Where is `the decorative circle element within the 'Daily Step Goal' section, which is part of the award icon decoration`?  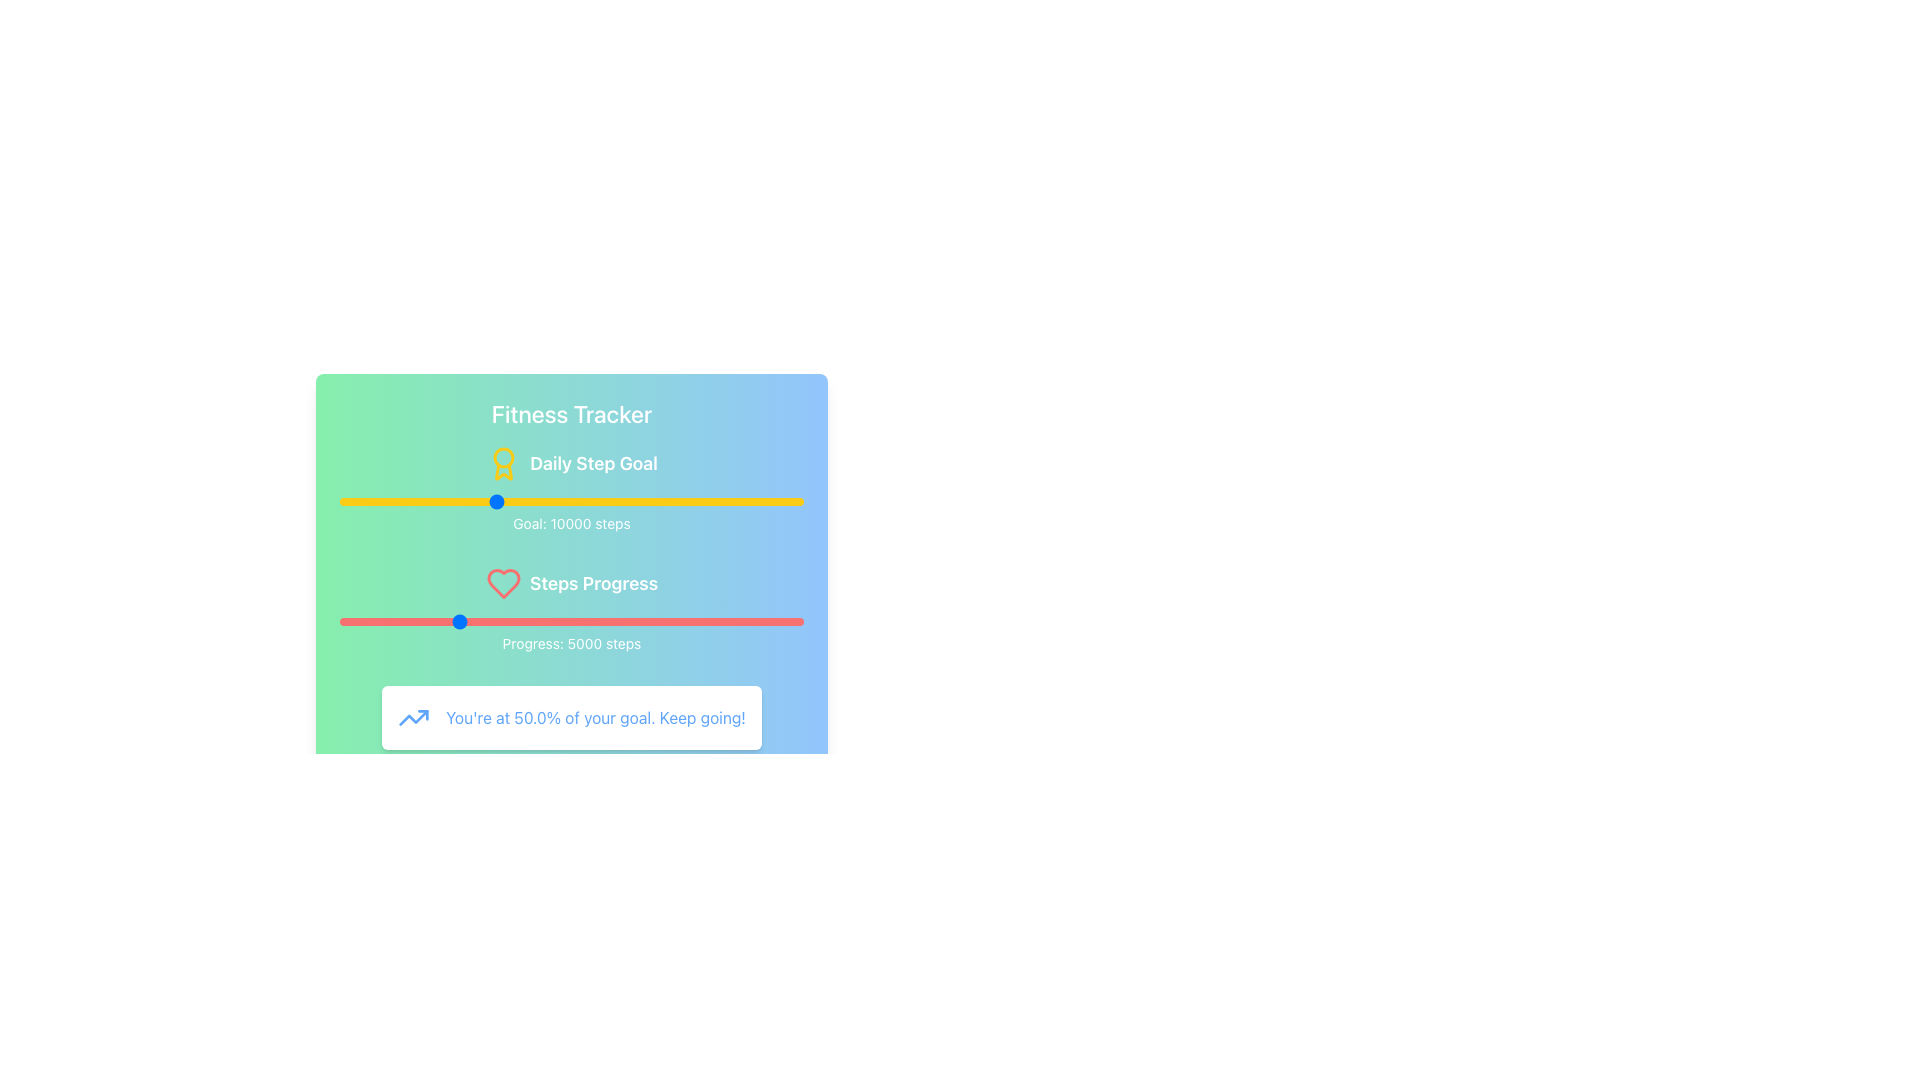 the decorative circle element within the 'Daily Step Goal' section, which is part of the award icon decoration is located at coordinates (504, 458).